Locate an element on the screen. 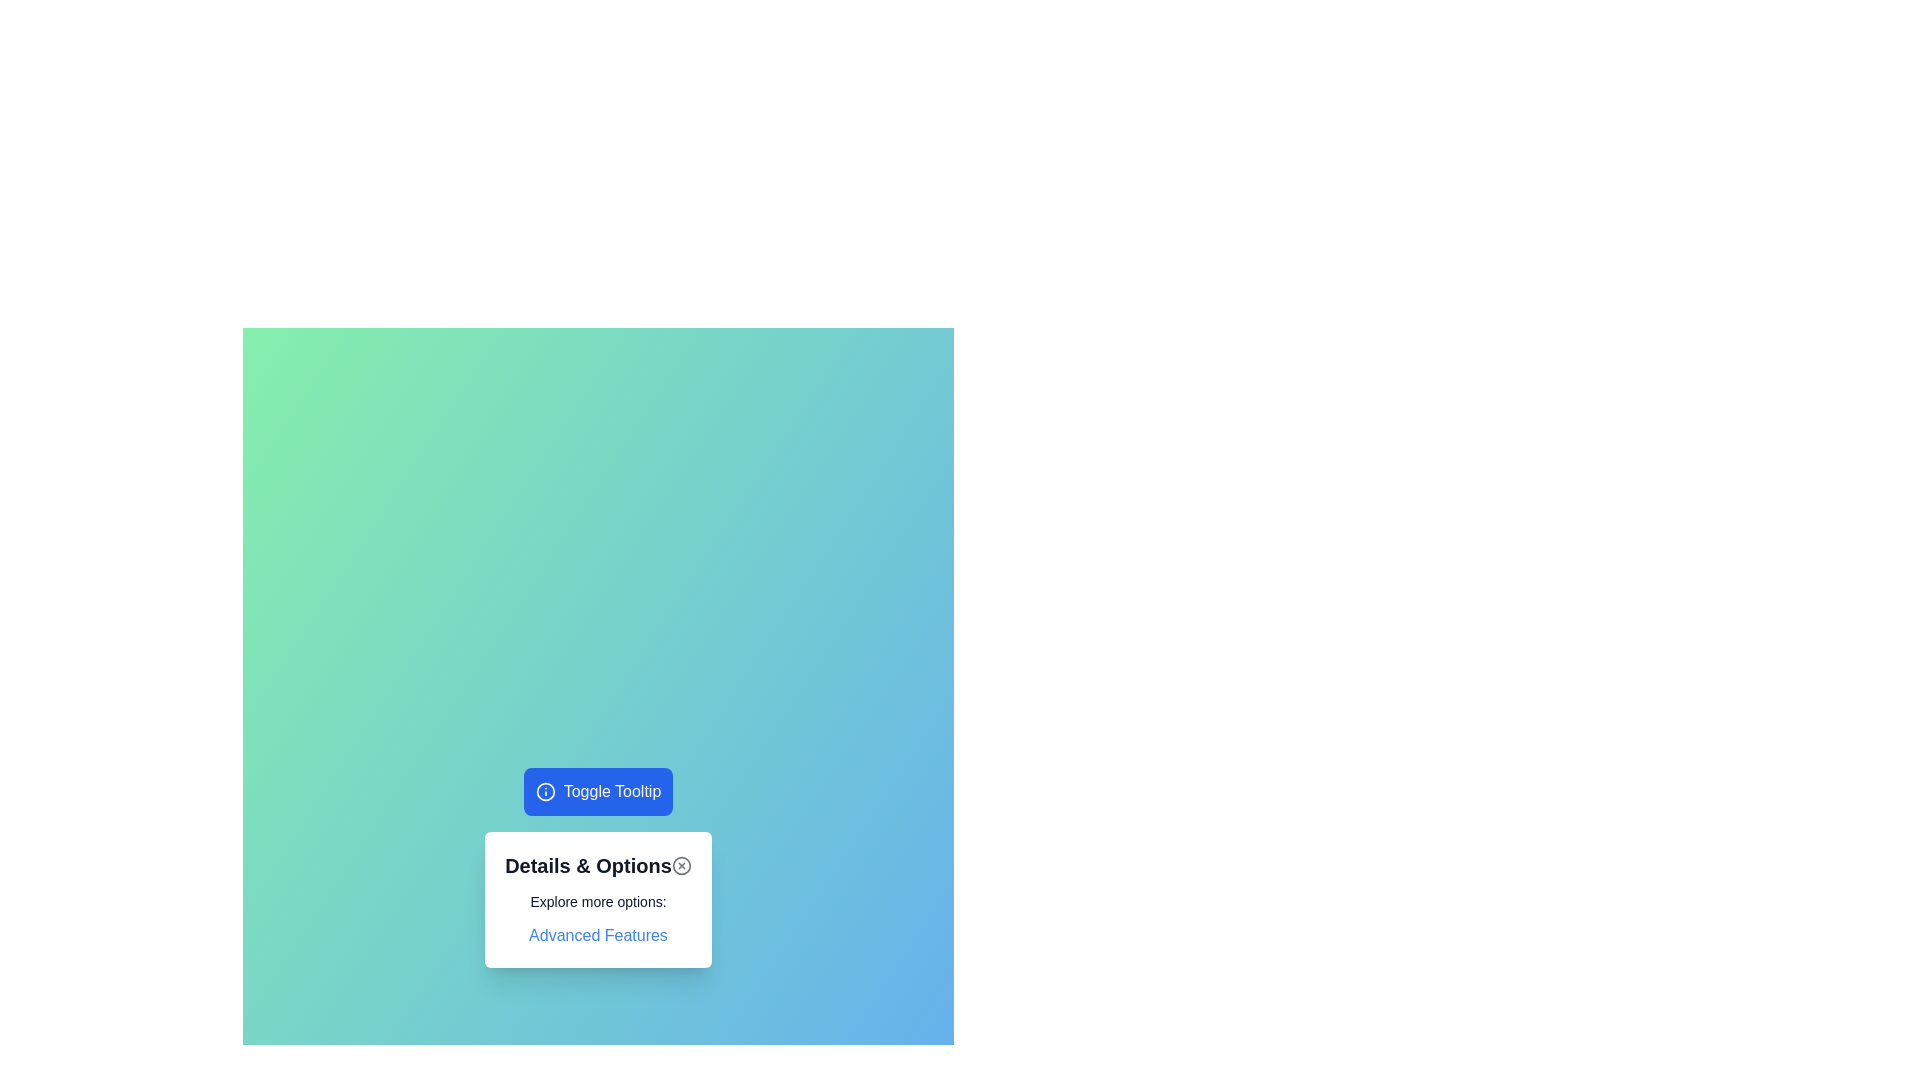 The height and width of the screenshot is (1080, 1920). the label displaying 'Explore more options:' which is styled in black text on a white background and is positioned below 'Details & Options' and above 'Advanced Features' is located at coordinates (597, 902).